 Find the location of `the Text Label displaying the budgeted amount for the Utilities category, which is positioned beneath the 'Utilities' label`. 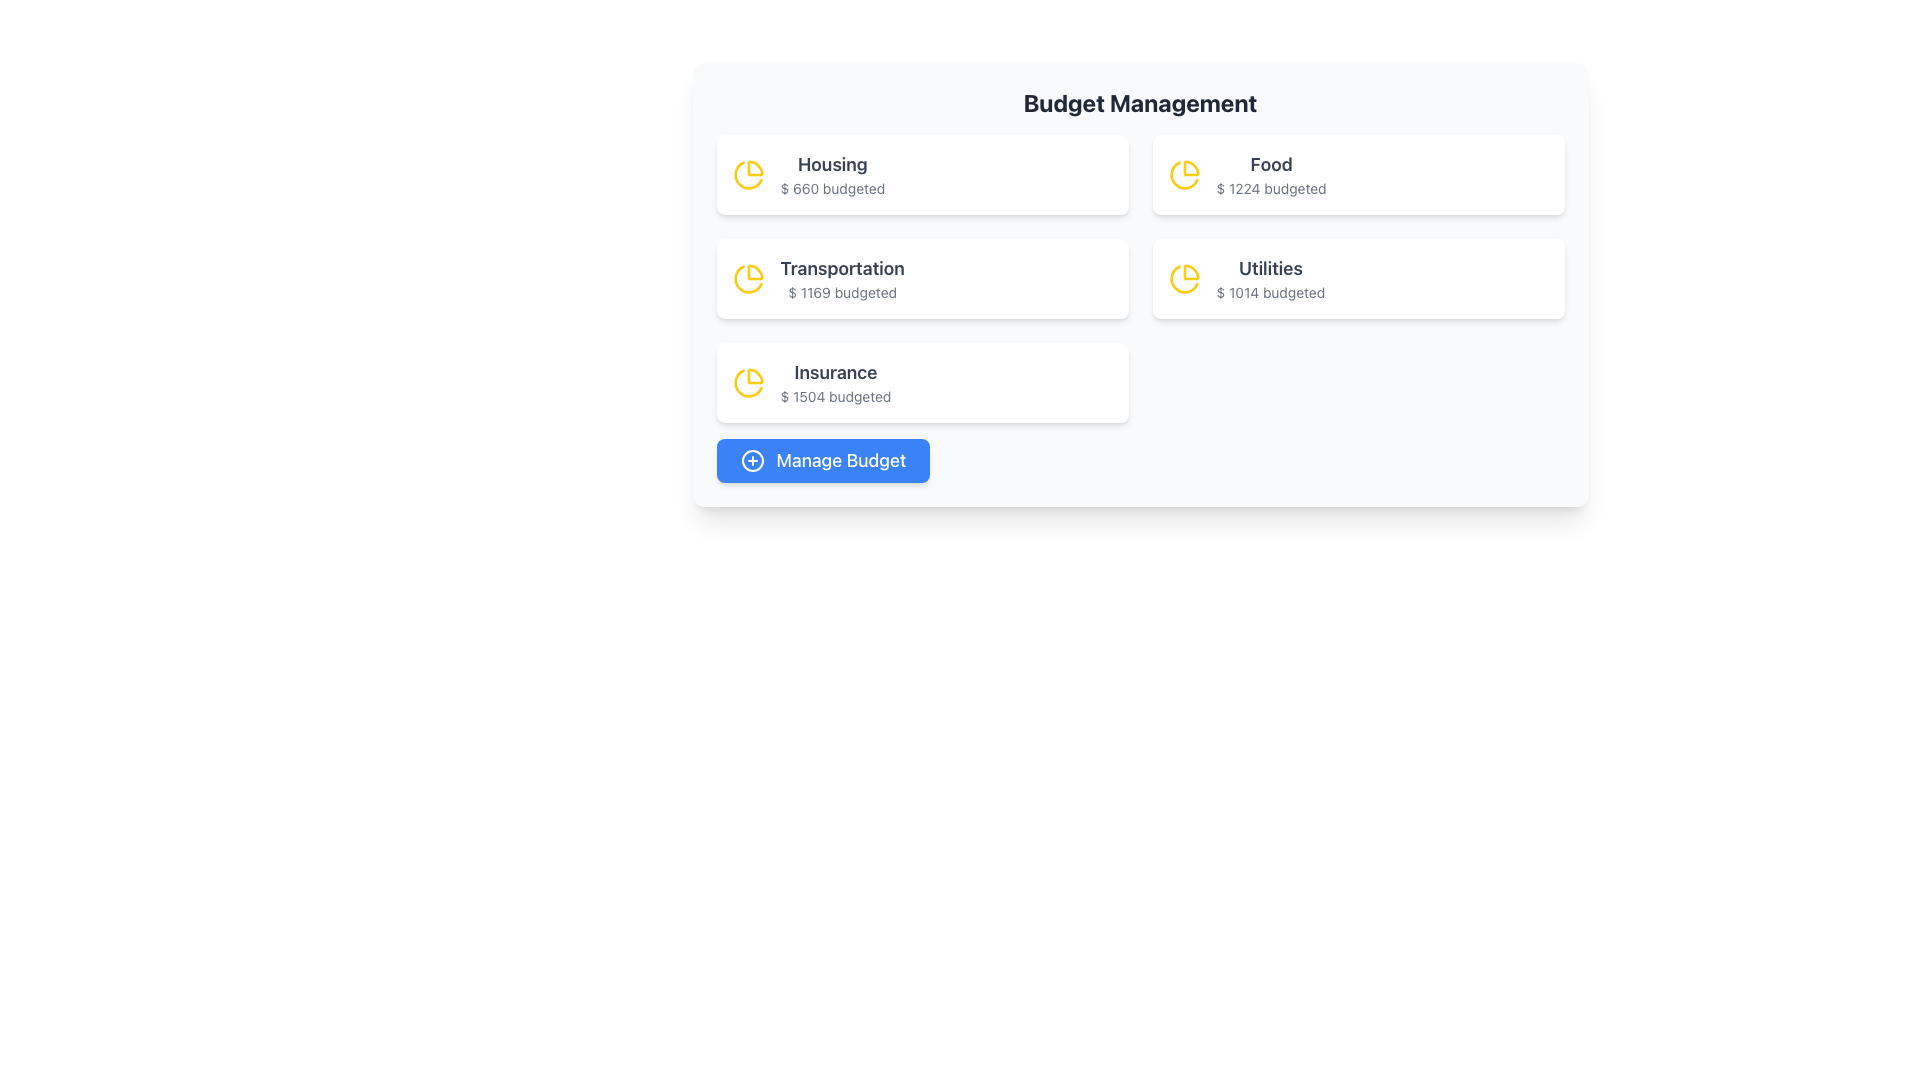

the Text Label displaying the budgeted amount for the Utilities category, which is positioned beneath the 'Utilities' label is located at coordinates (1269, 293).